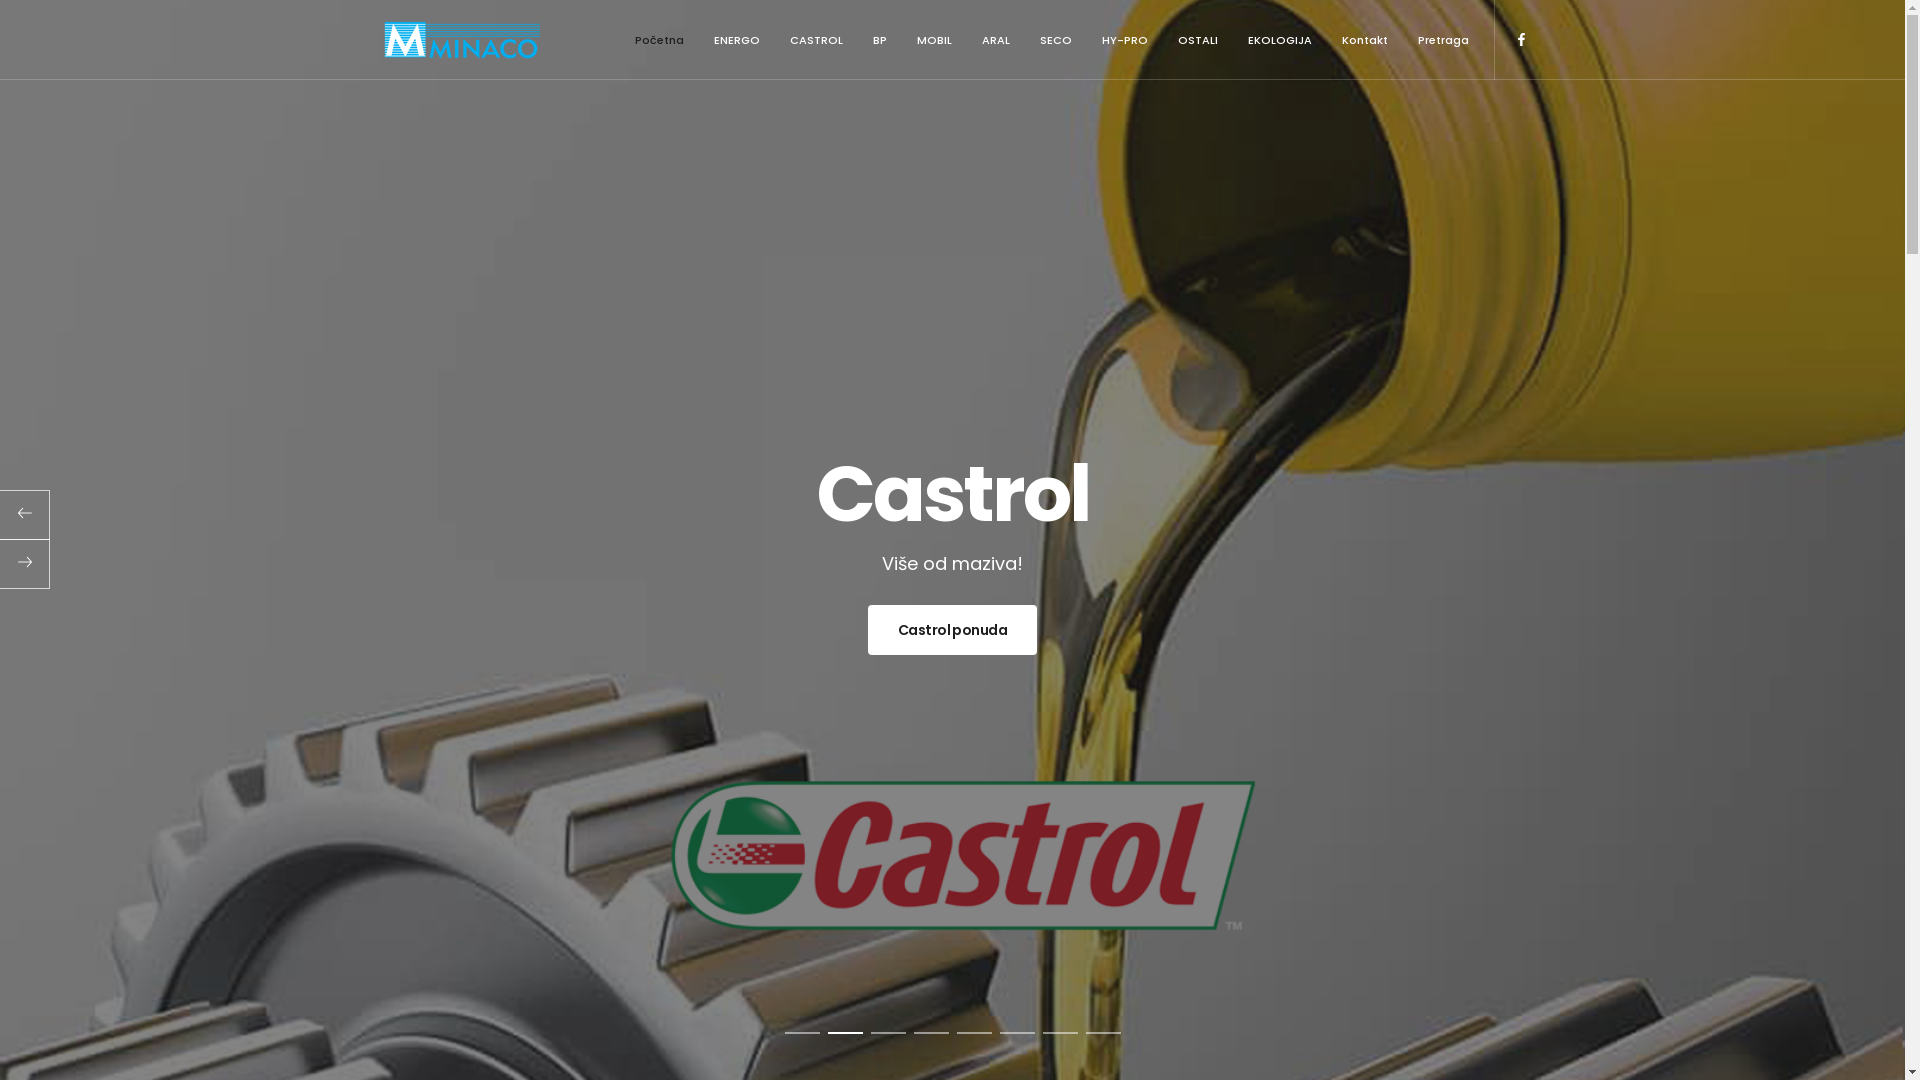  I want to click on 'EKOLOGIJA', so click(1277, 39).